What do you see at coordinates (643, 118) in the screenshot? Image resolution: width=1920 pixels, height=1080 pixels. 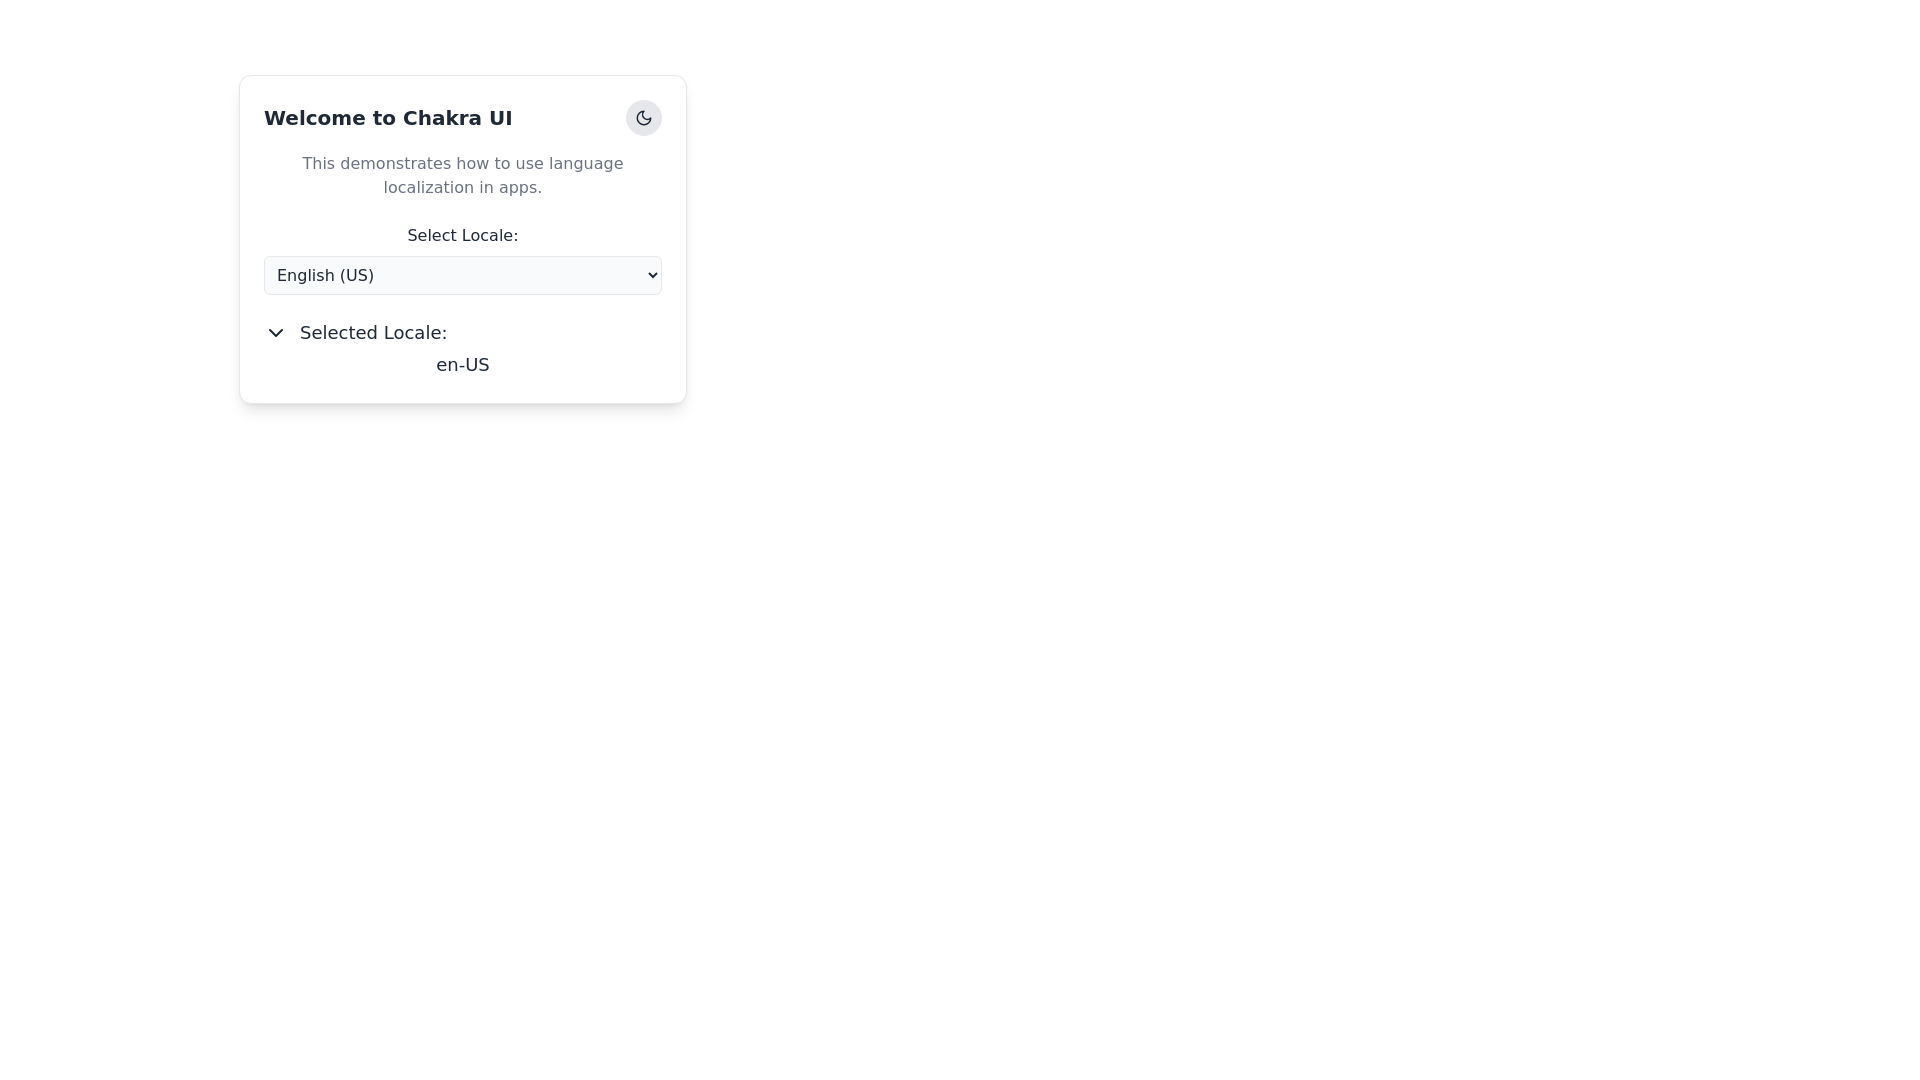 I see `the moon icon located at the top right corner of the 'Welcome to Chakra UI' card` at bounding box center [643, 118].